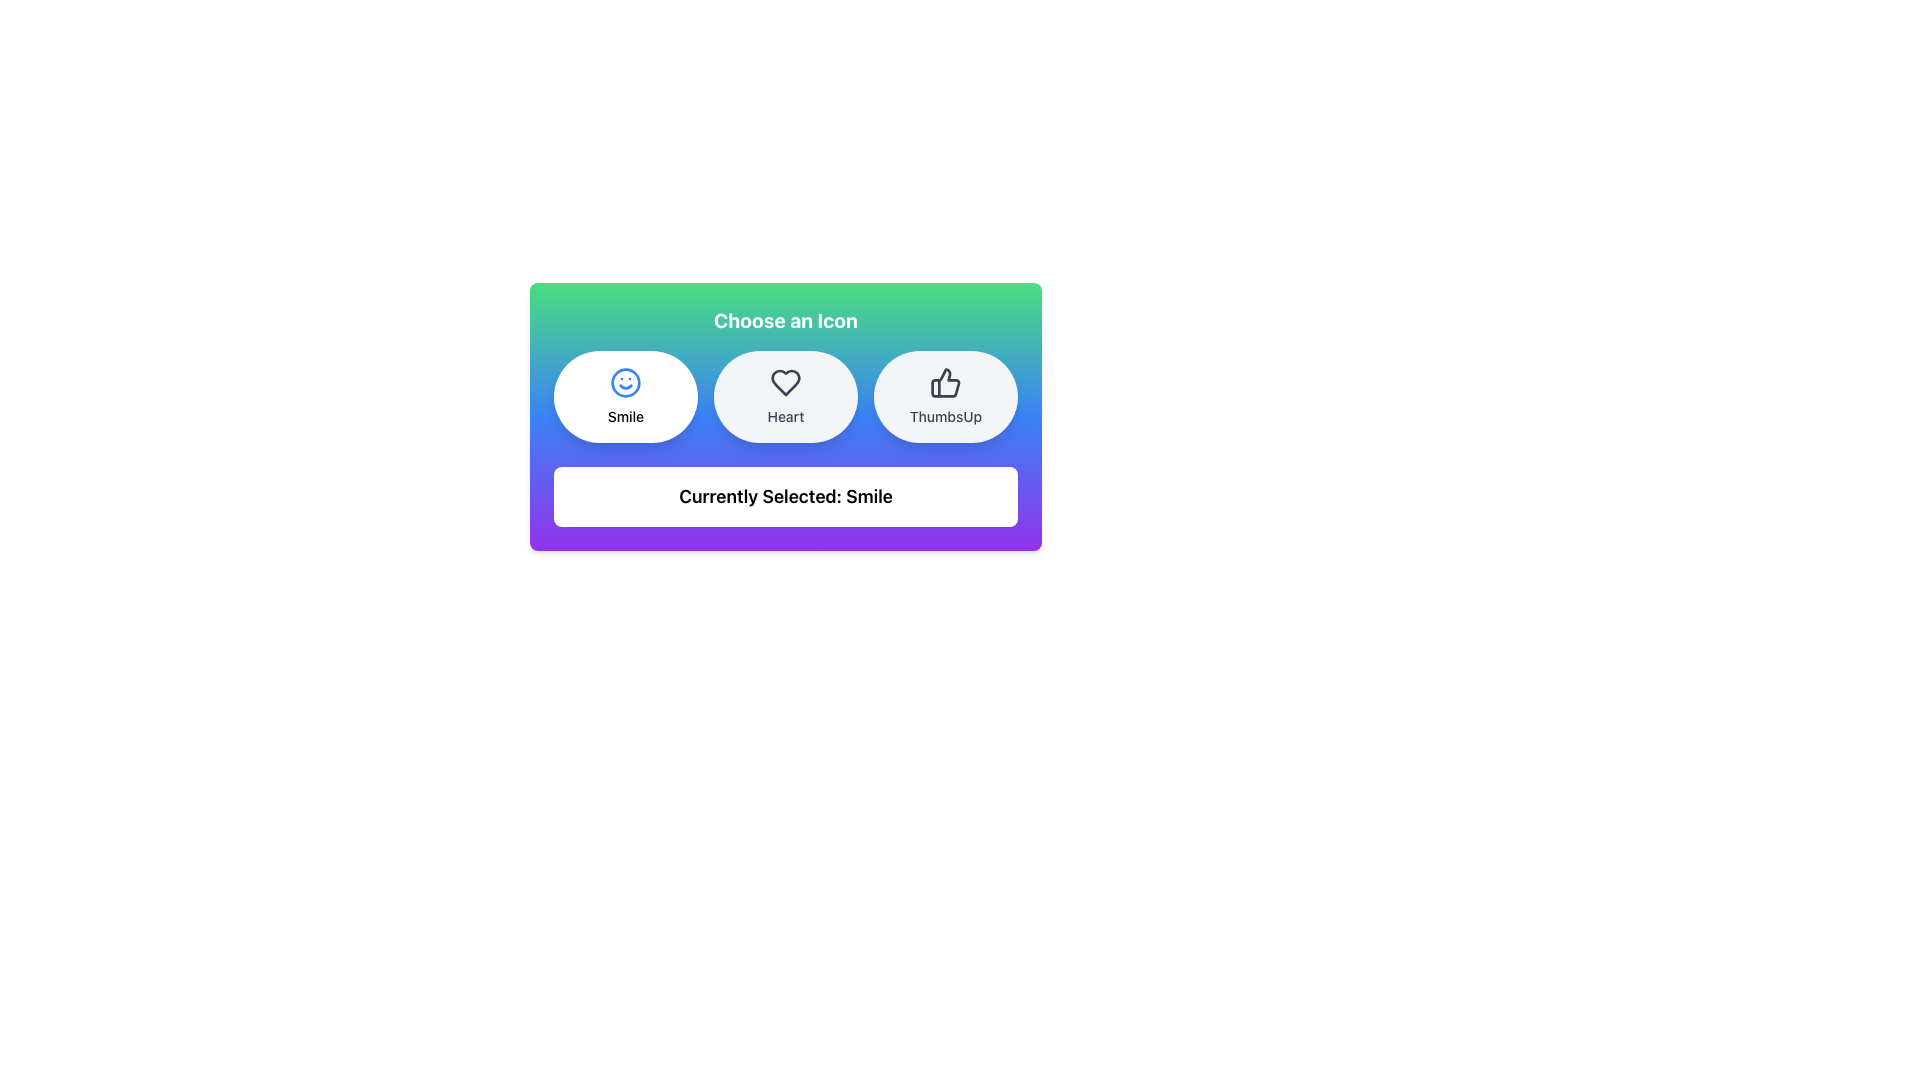 The height and width of the screenshot is (1080, 1920). What do you see at coordinates (944, 382) in the screenshot?
I see `the thumbs-up icon, which is the rightmost icon in a group of three, located in the 'ThumbsUp' section` at bounding box center [944, 382].